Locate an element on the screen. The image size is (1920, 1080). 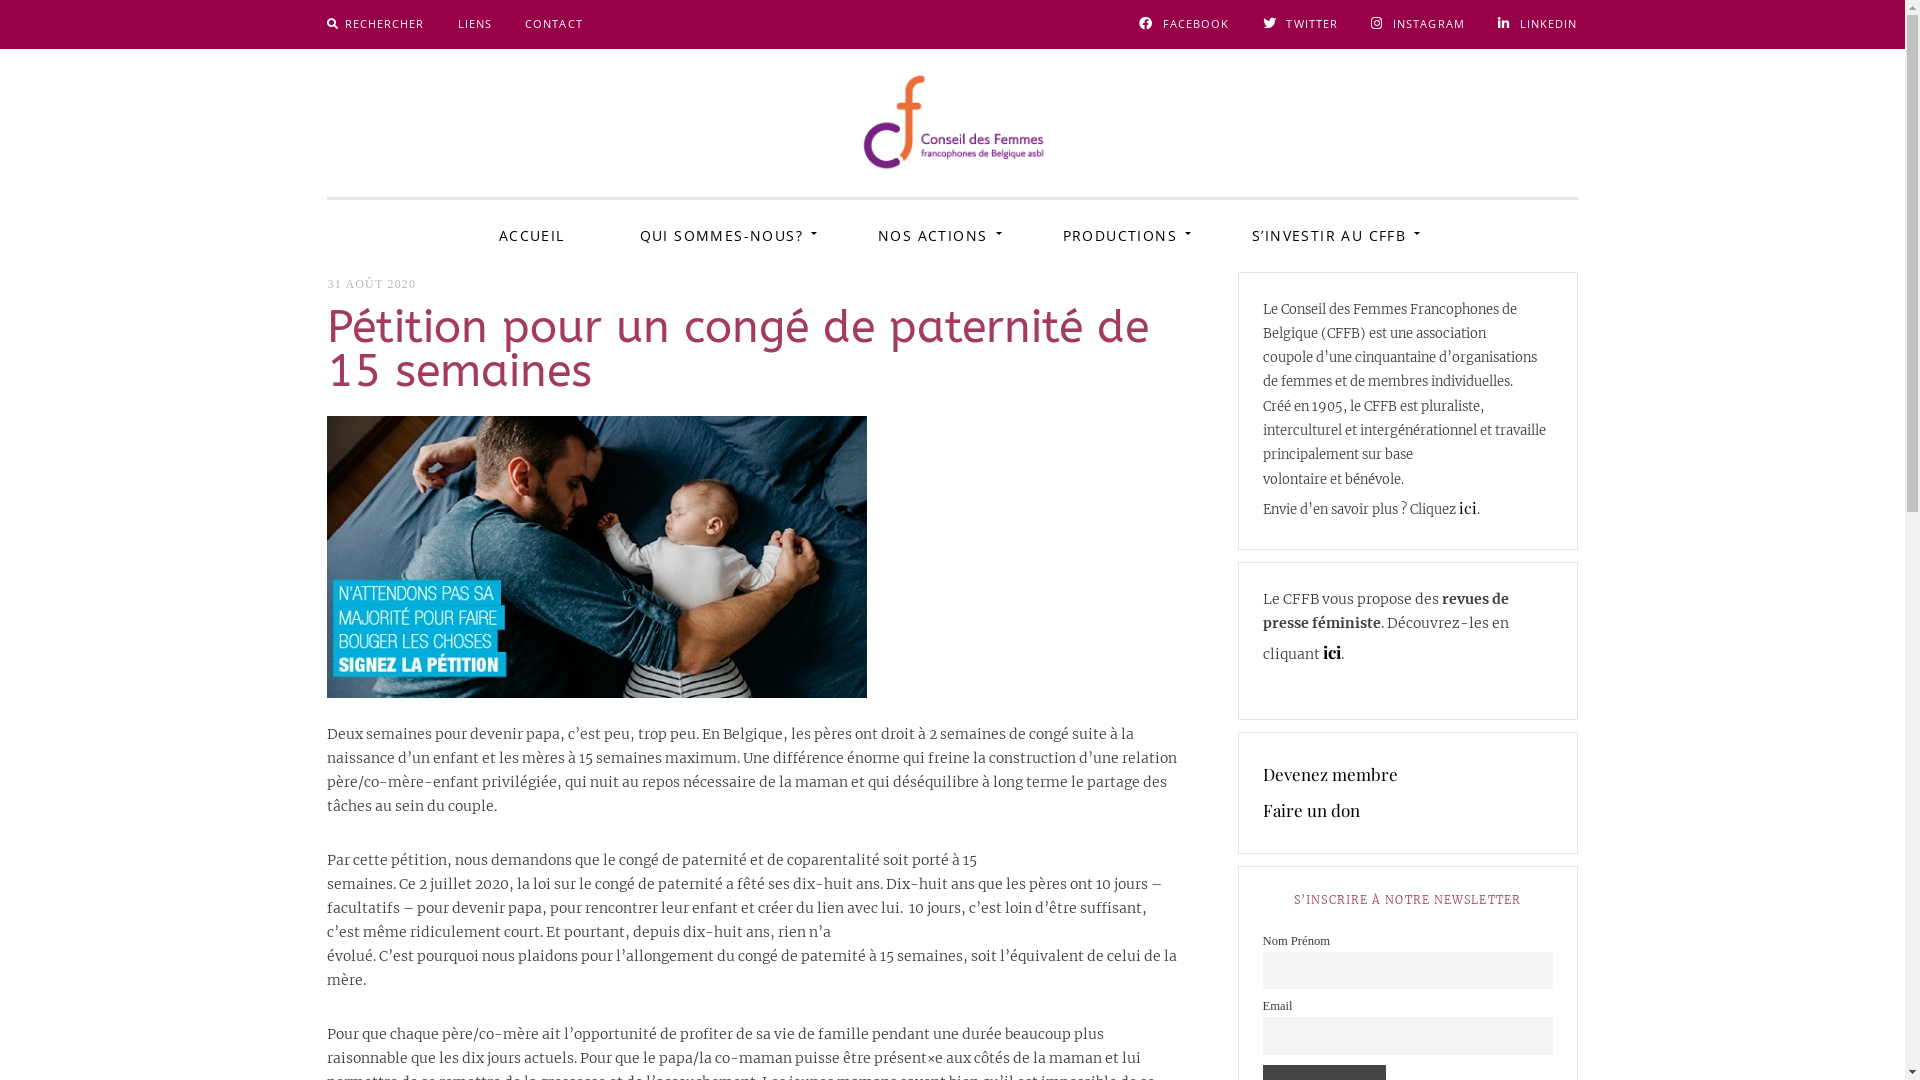
'ici' is located at coordinates (1332, 652).